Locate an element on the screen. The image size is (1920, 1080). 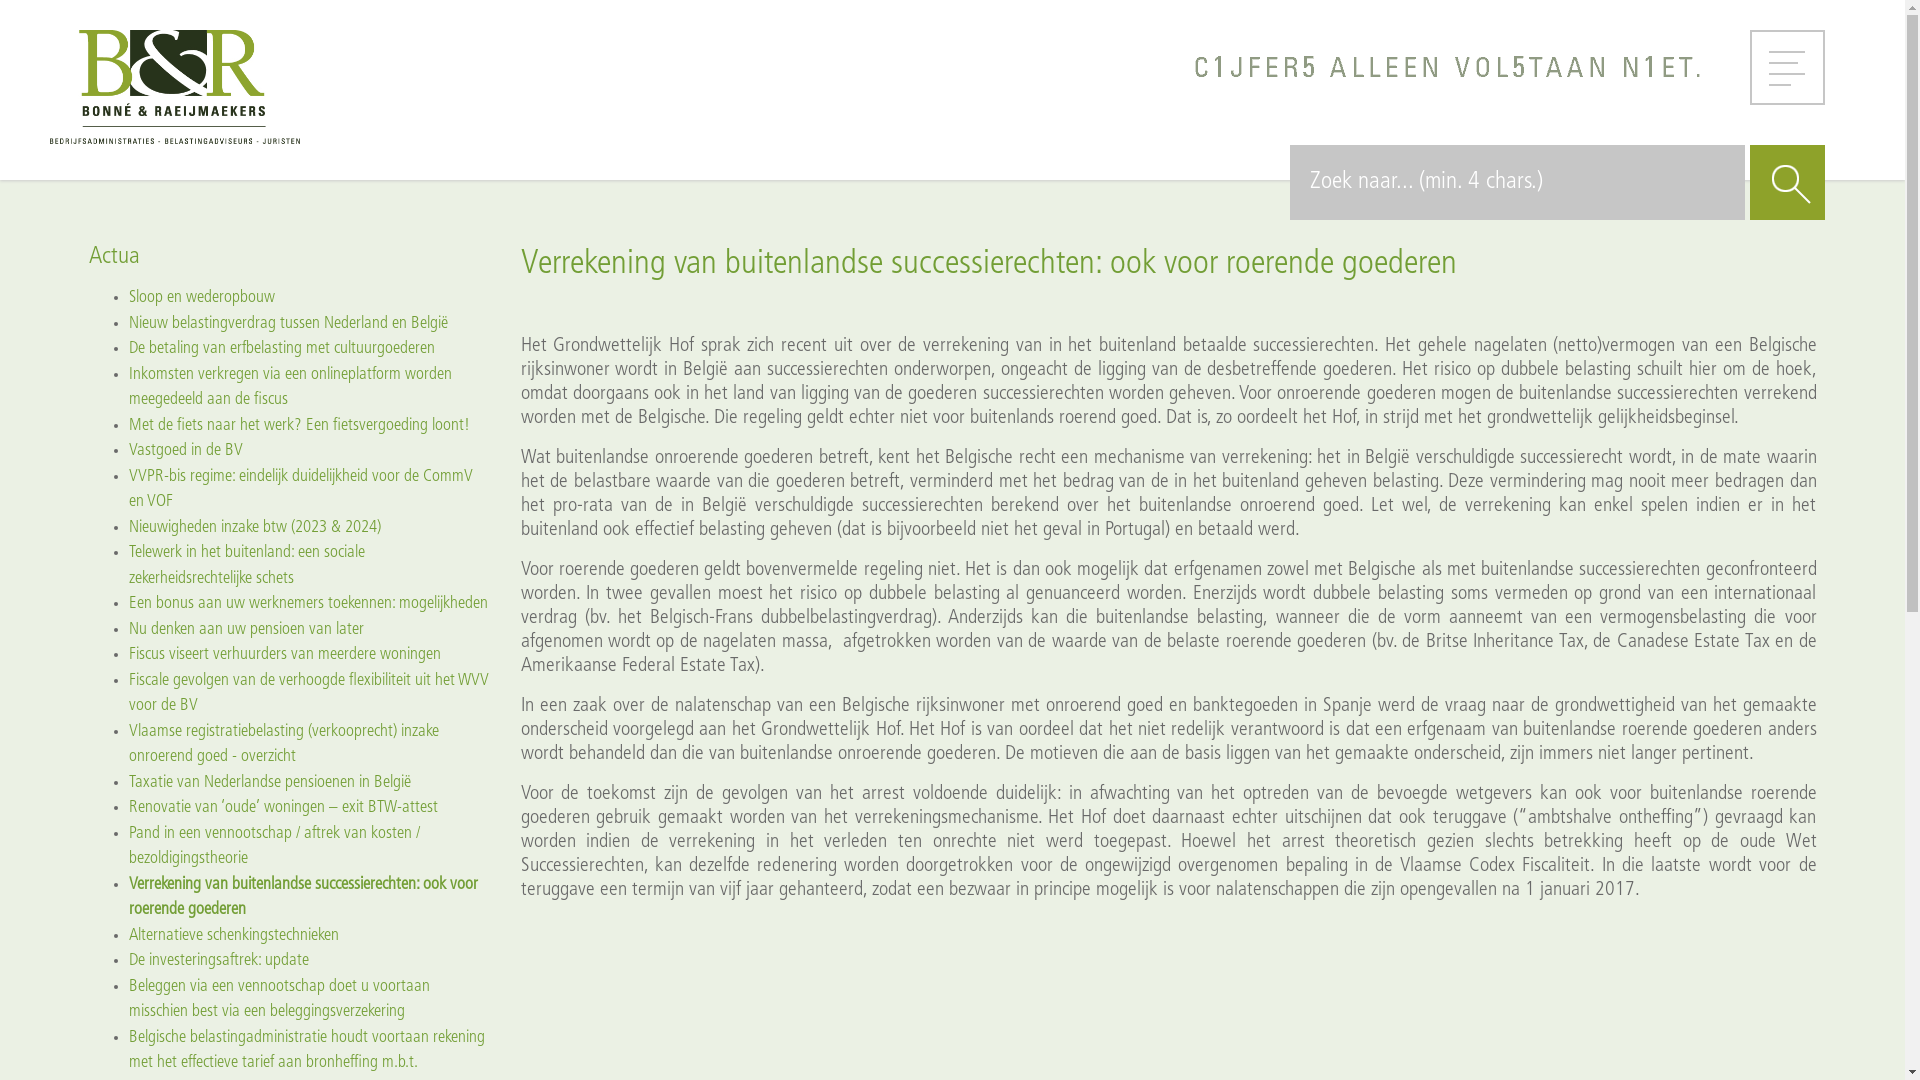
'Fiscus viseert verhuurders van meerdere woningen' is located at coordinates (127, 654).